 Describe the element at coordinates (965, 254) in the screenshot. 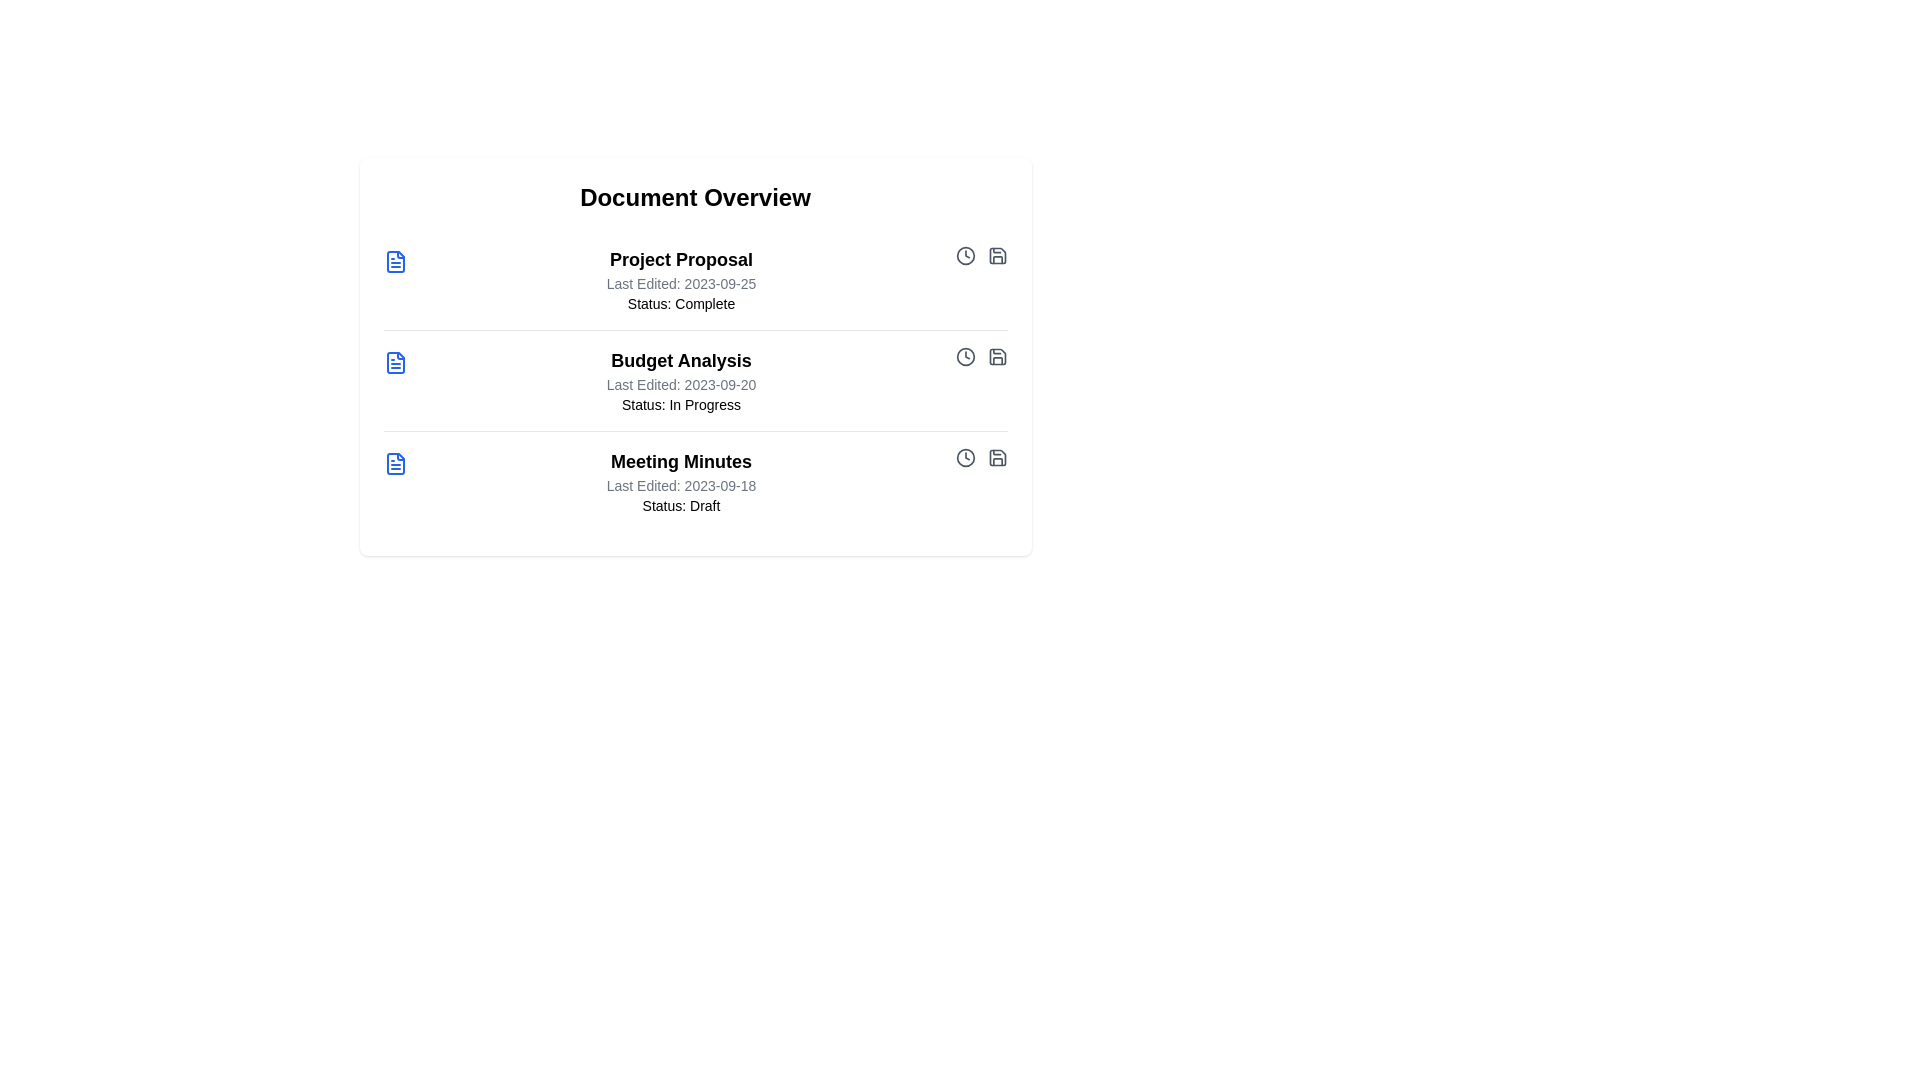

I see `the status icon of Project Proposal to interact with its status` at that location.